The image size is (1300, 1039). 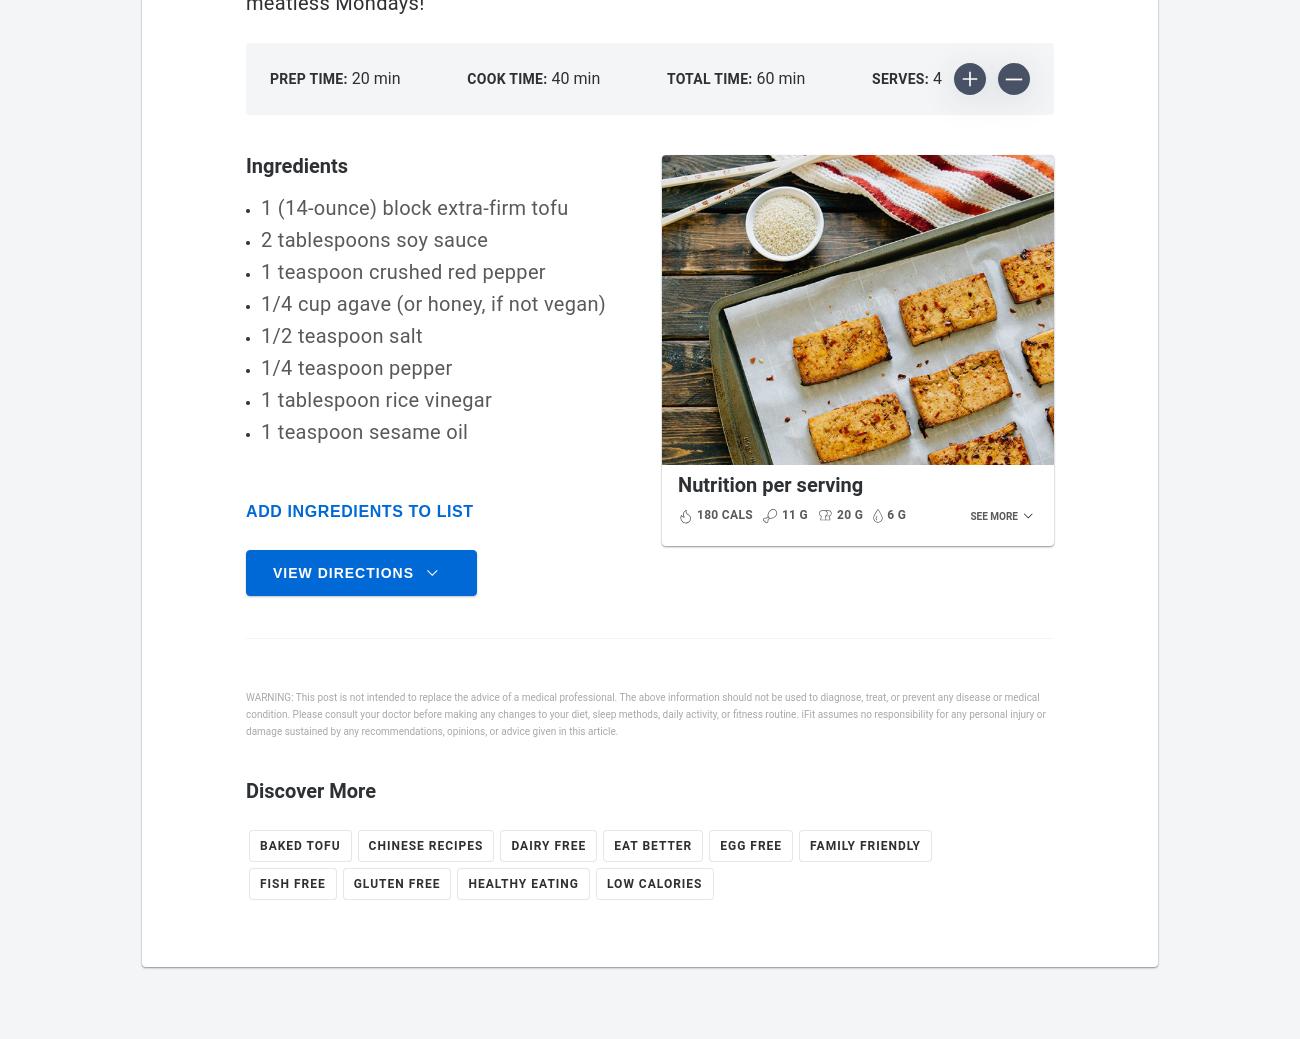 What do you see at coordinates (1014, 794) in the screenshot?
I see `'7'` at bounding box center [1014, 794].